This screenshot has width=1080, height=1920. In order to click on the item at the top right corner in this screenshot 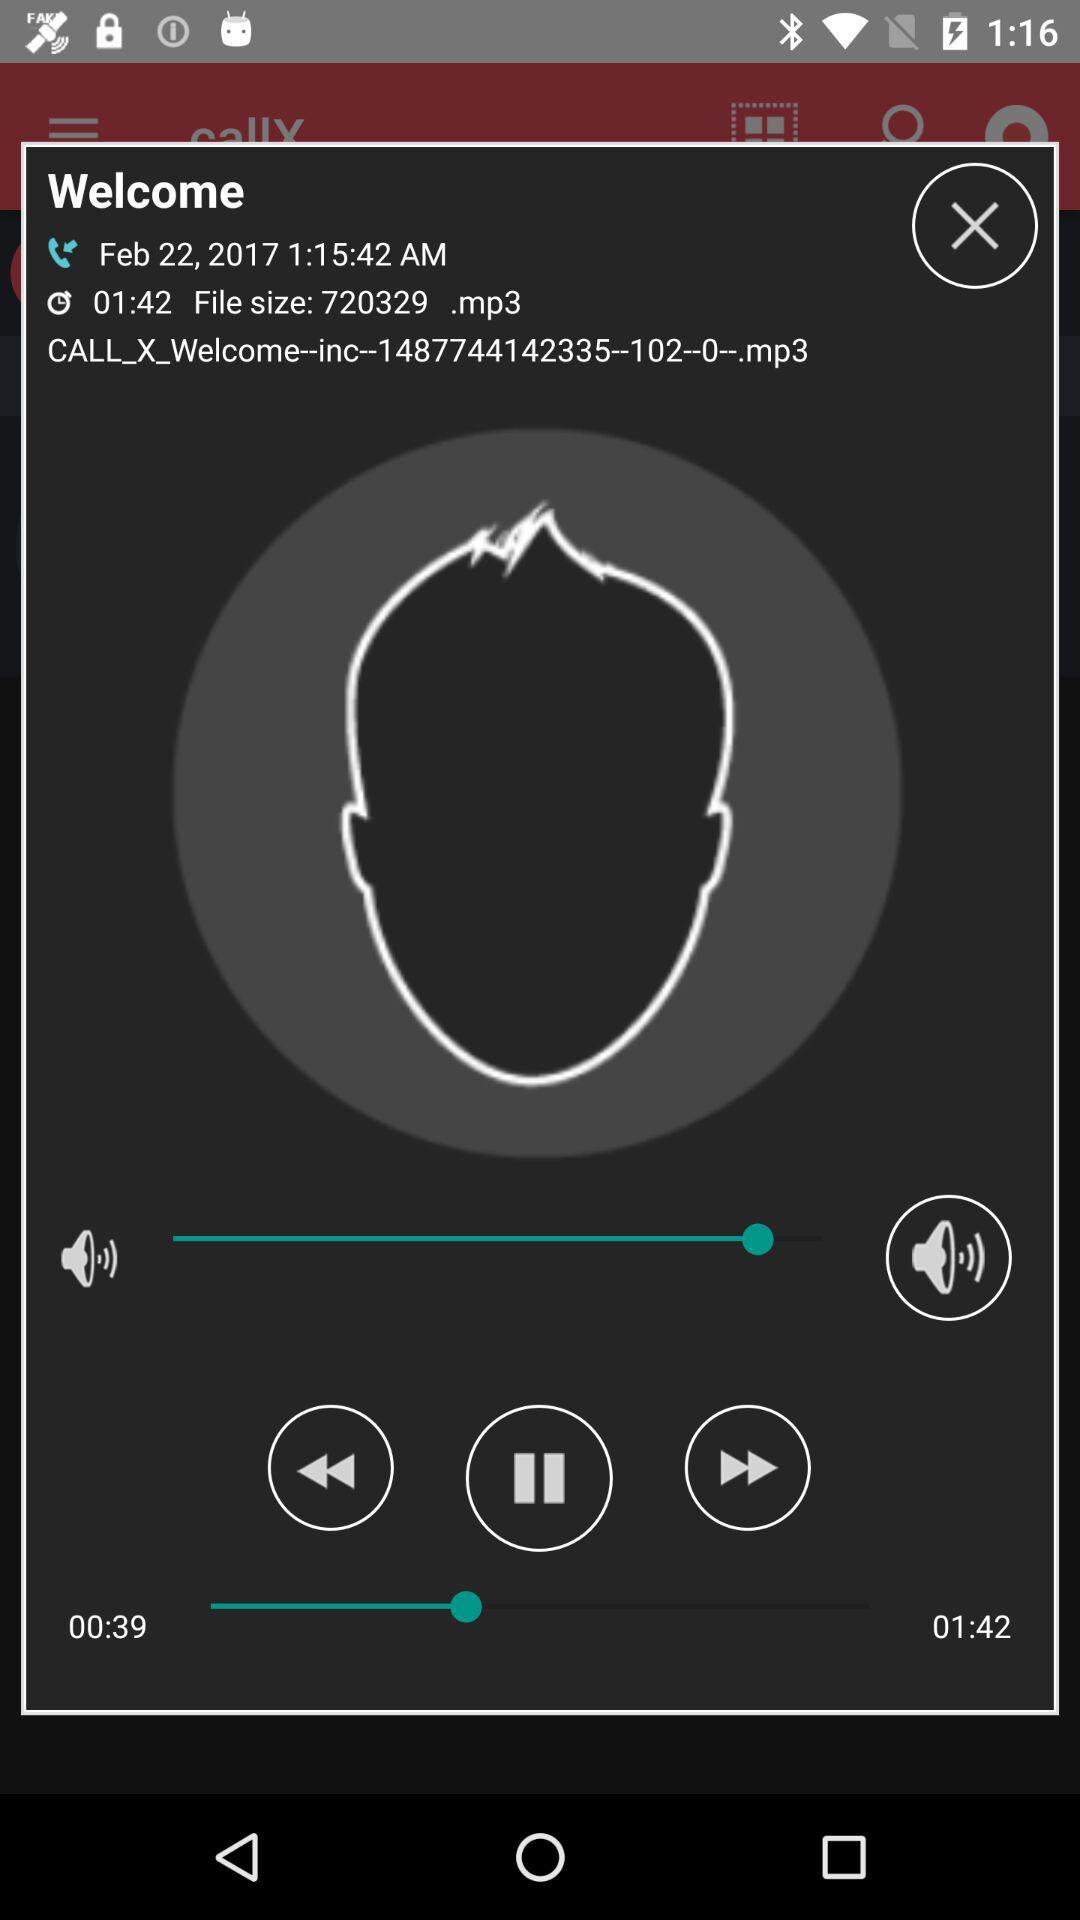, I will do `click(974, 225)`.